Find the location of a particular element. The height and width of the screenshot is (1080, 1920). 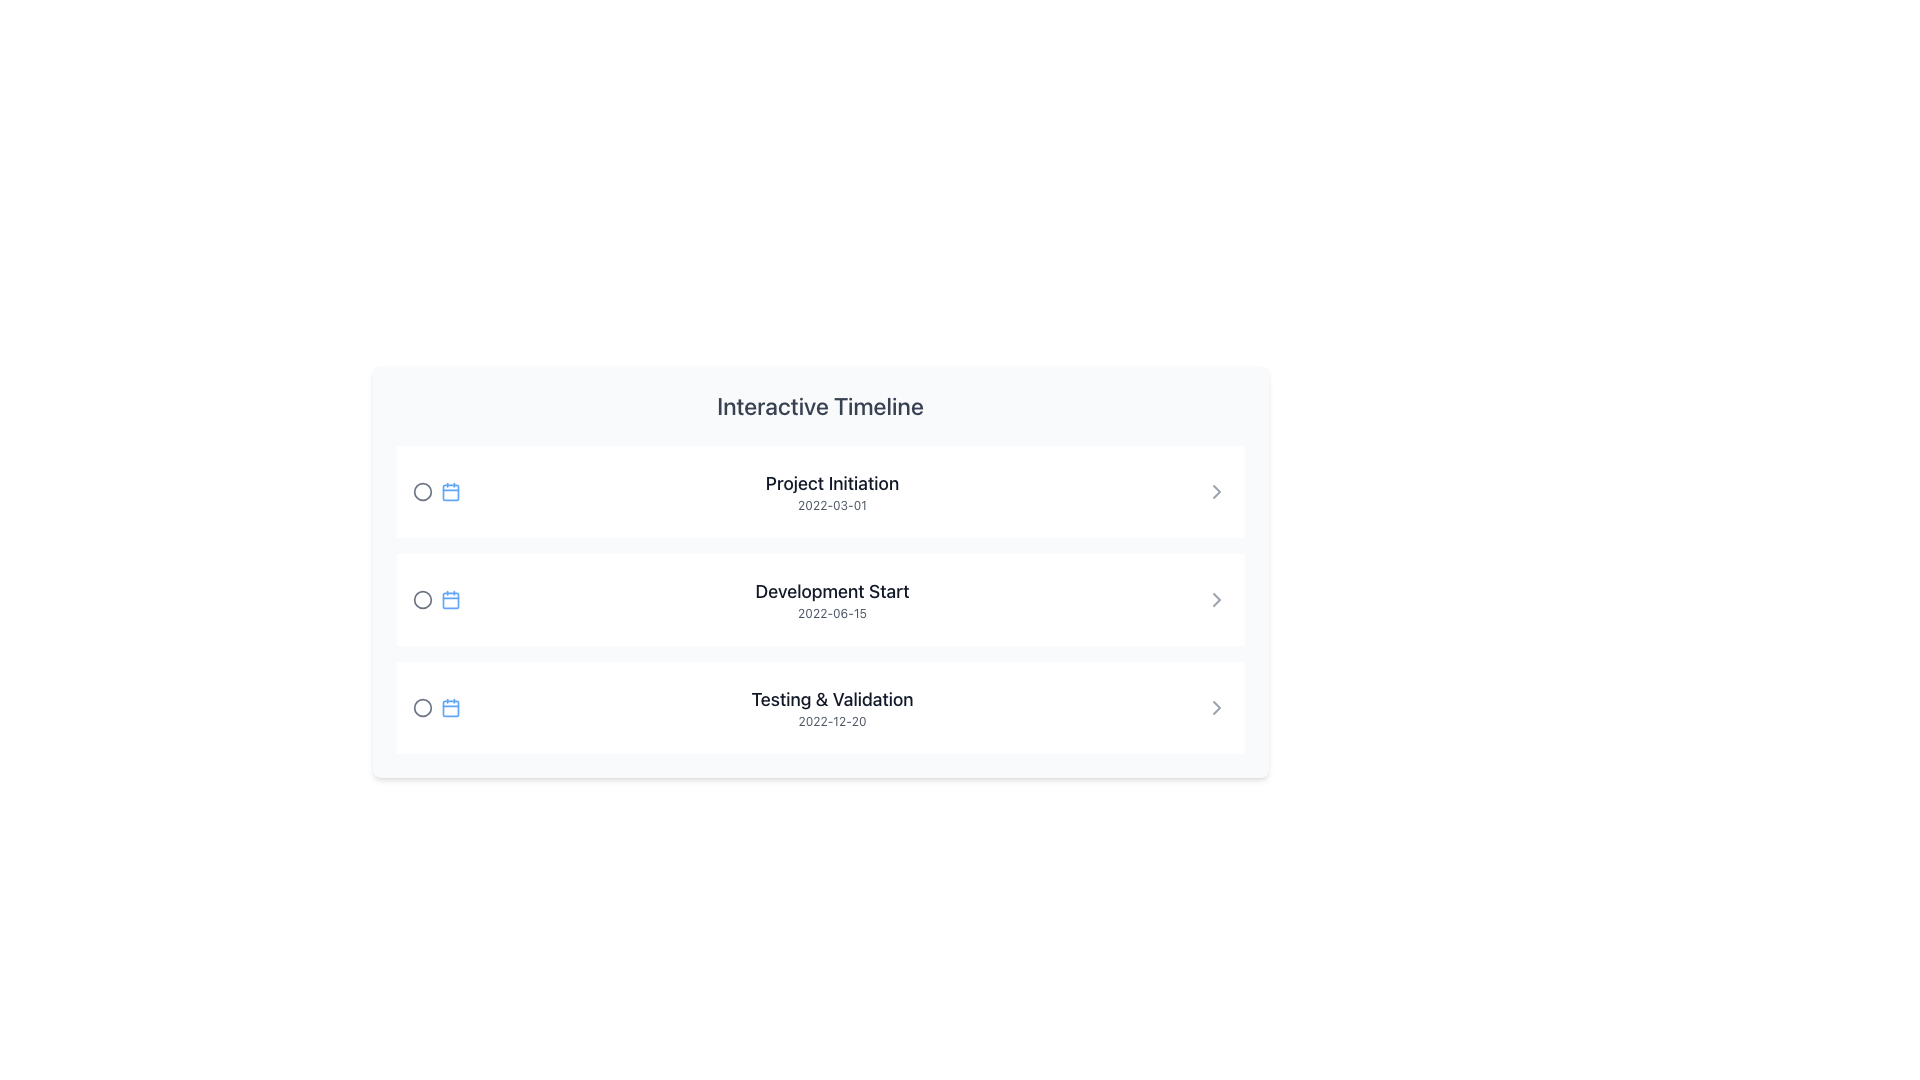

the small blue calendar icon located in the third row of the timeline panel, next to the circular checkbox icon, to interact with it is located at coordinates (449, 707).